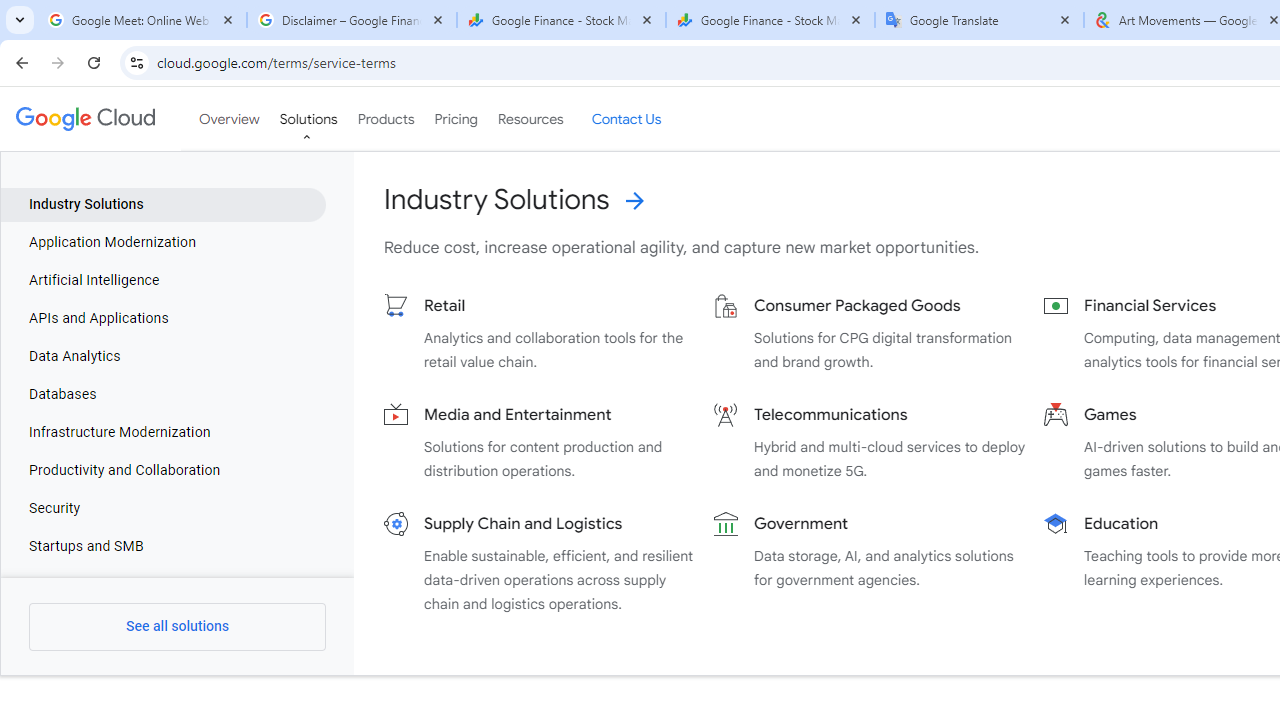 The height and width of the screenshot is (720, 1280). I want to click on 'Application Modernization', so click(163, 242).